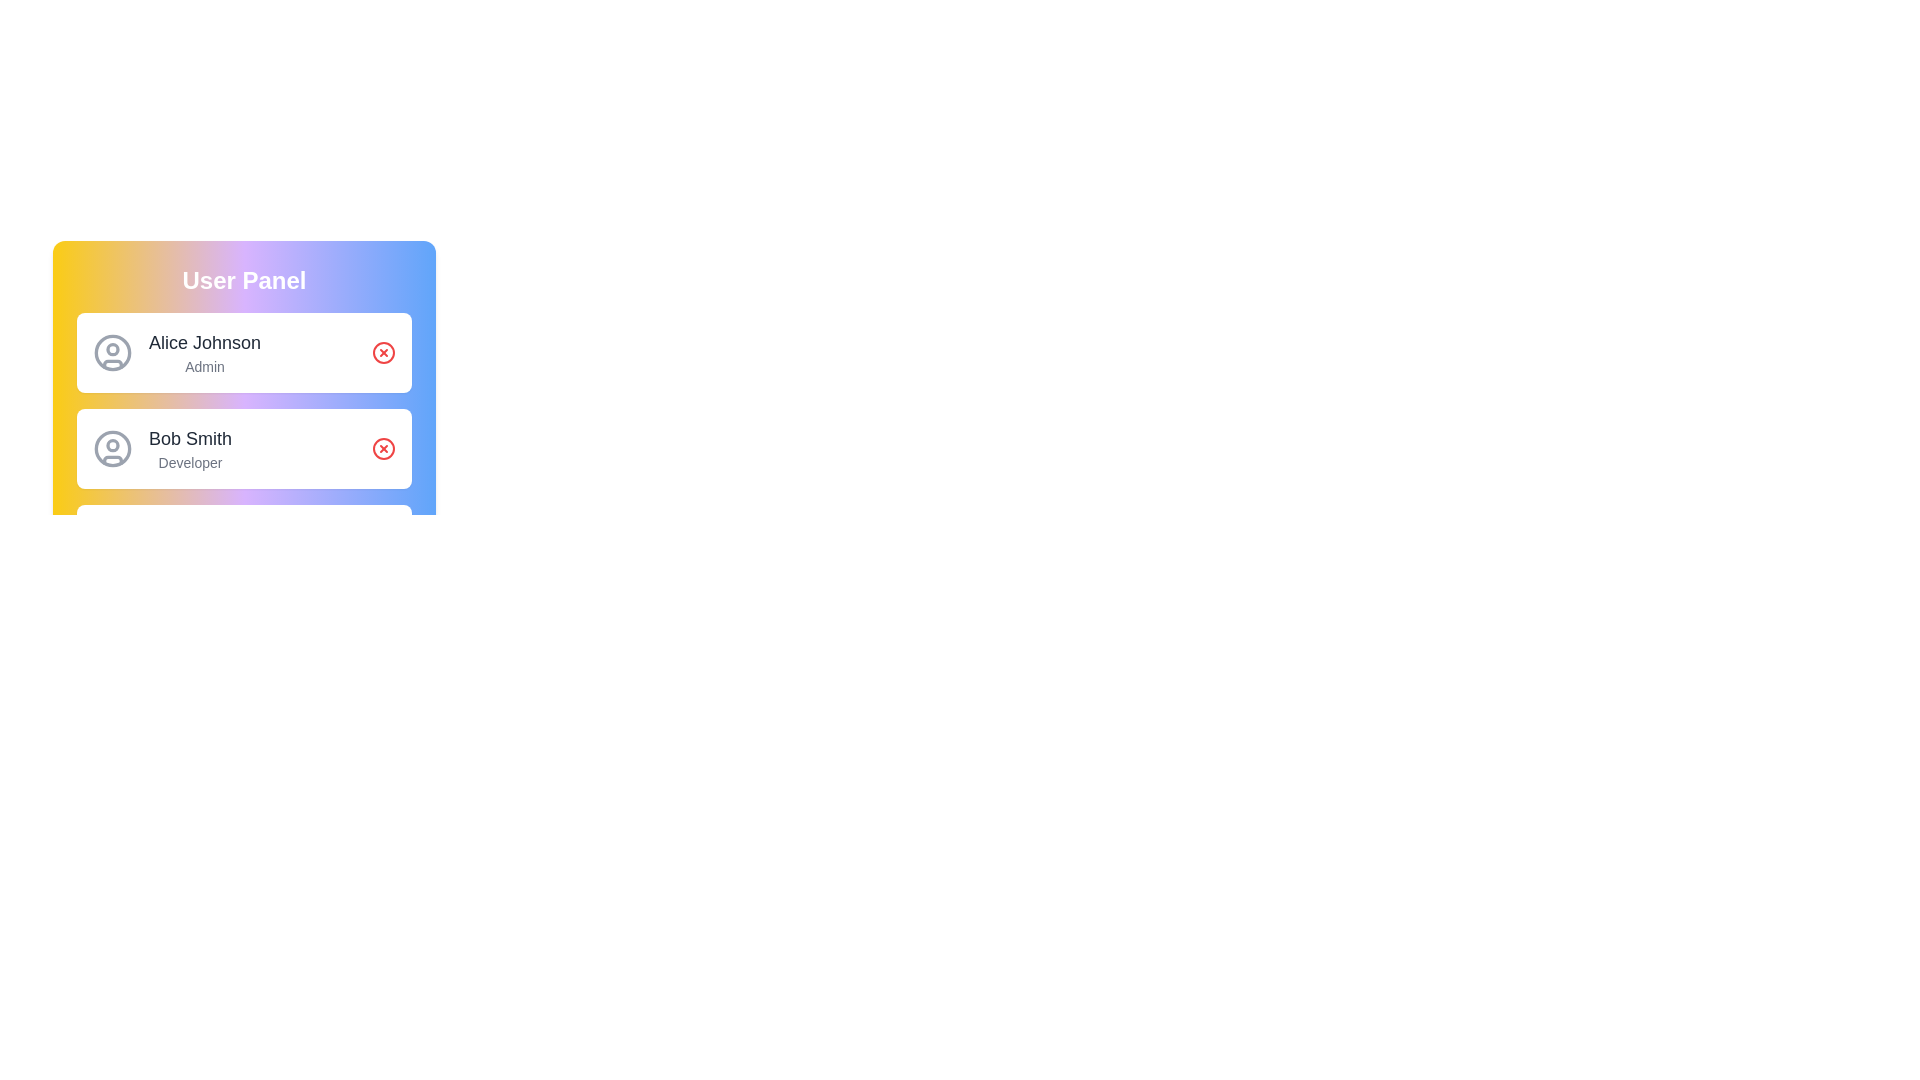 This screenshot has height=1080, width=1920. What do you see at coordinates (112, 447) in the screenshot?
I see `the user profile icon displayed next to 'Bob Smith' in the second user profile row of the User Panel interface` at bounding box center [112, 447].